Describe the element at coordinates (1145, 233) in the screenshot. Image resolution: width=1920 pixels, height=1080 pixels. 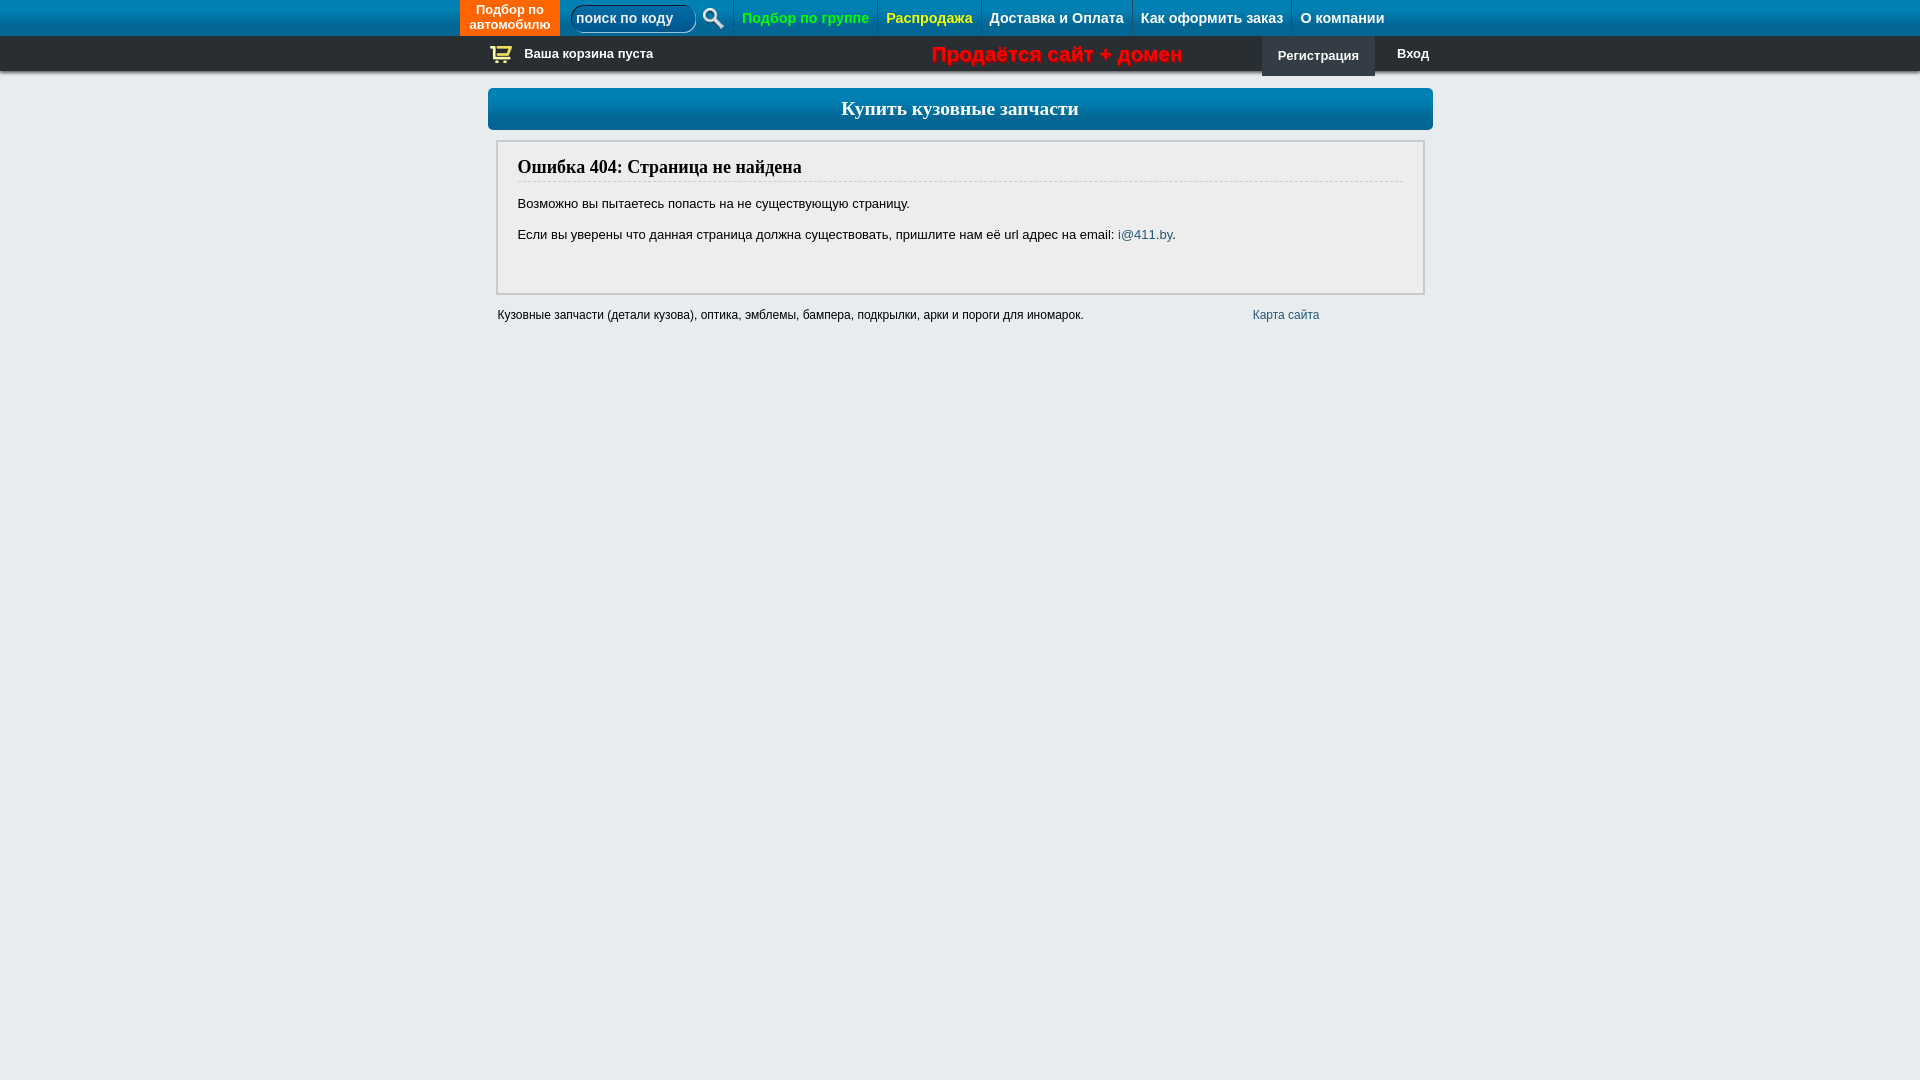
I see `'i@411.by'` at that location.